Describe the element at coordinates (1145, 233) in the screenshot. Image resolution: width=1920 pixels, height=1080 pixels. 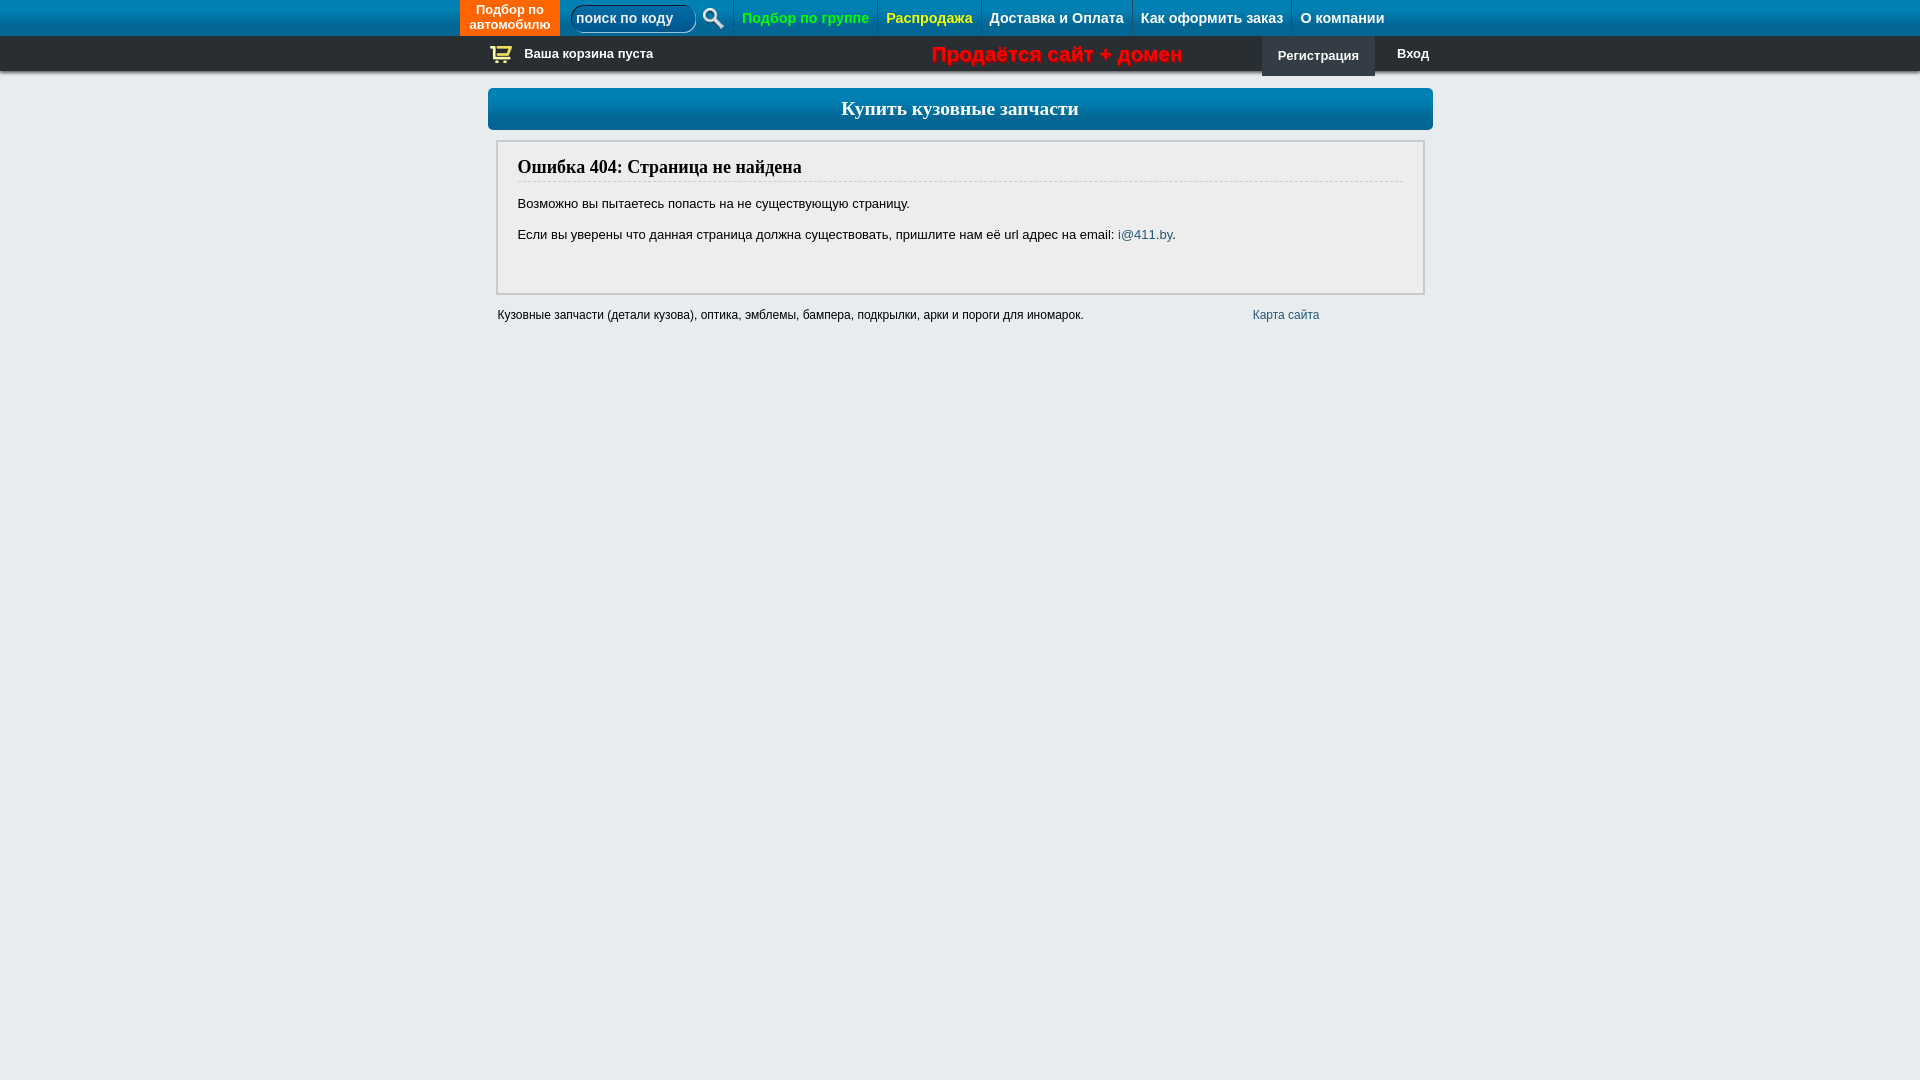
I see `'i@411.by'` at that location.